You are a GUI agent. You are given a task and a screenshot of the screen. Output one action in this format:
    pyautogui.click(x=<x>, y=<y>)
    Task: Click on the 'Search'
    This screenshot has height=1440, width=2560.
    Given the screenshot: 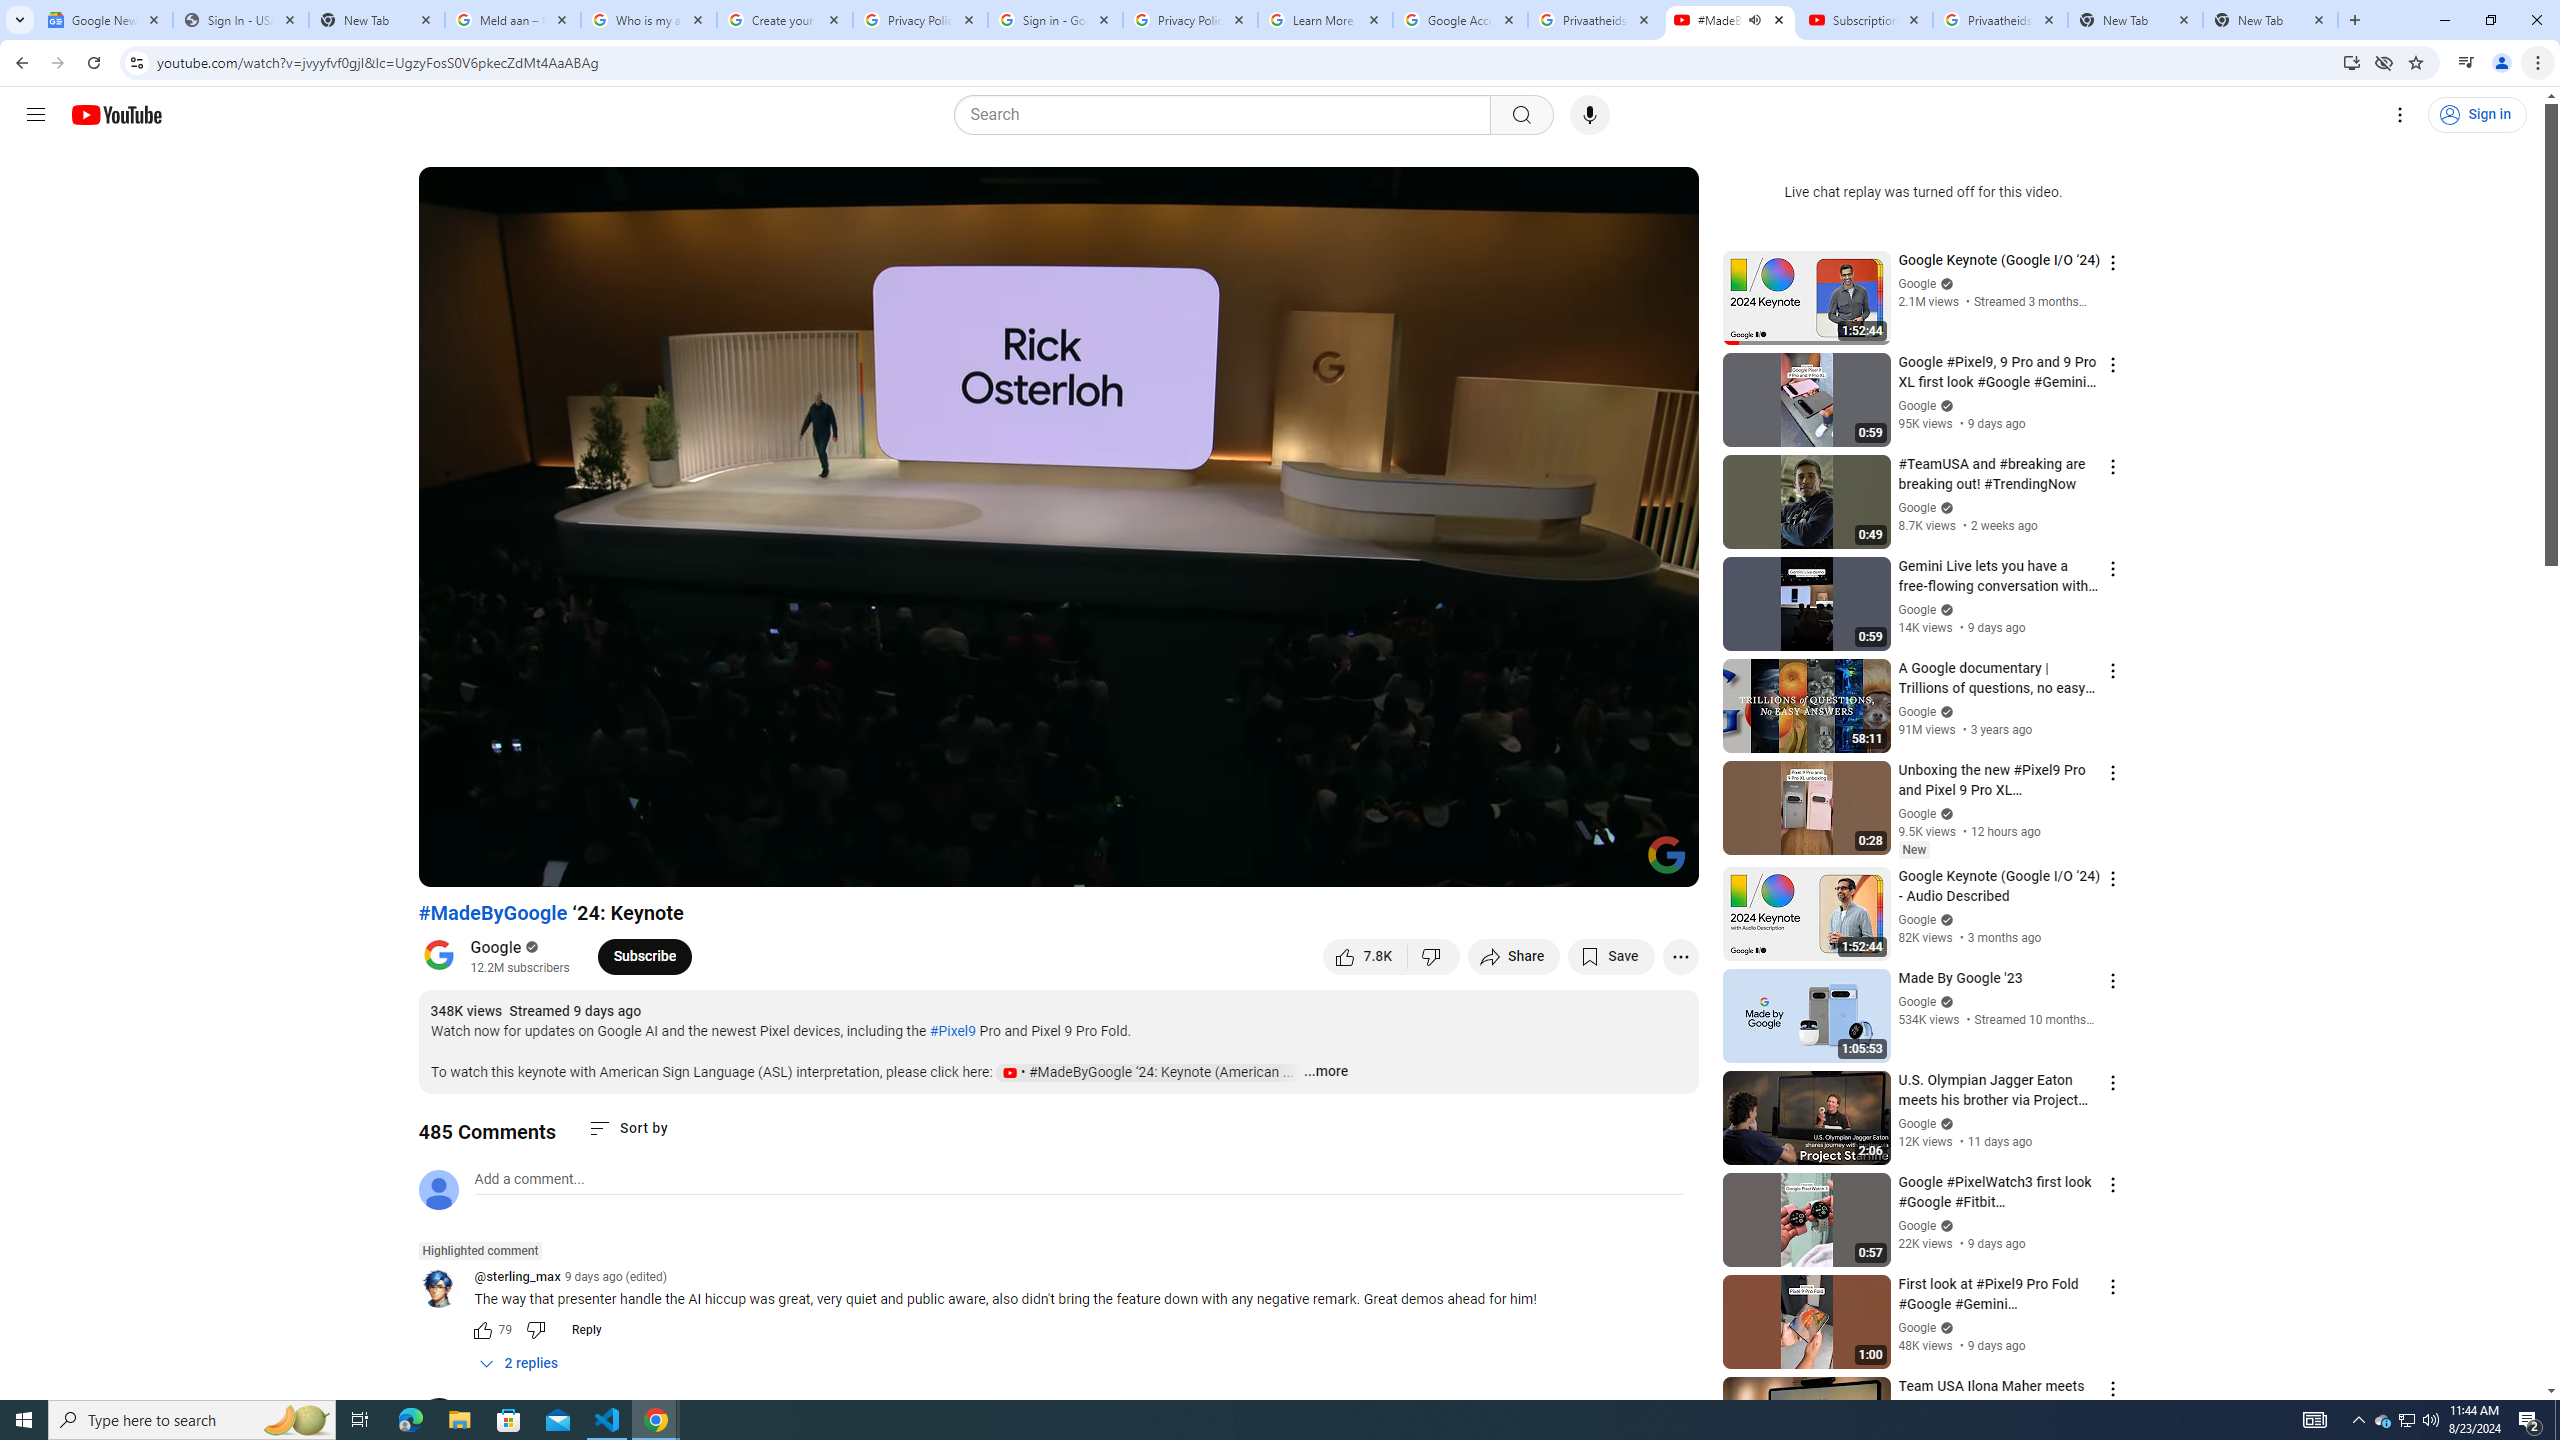 What is the action you would take?
    pyautogui.click(x=1227, y=114)
    